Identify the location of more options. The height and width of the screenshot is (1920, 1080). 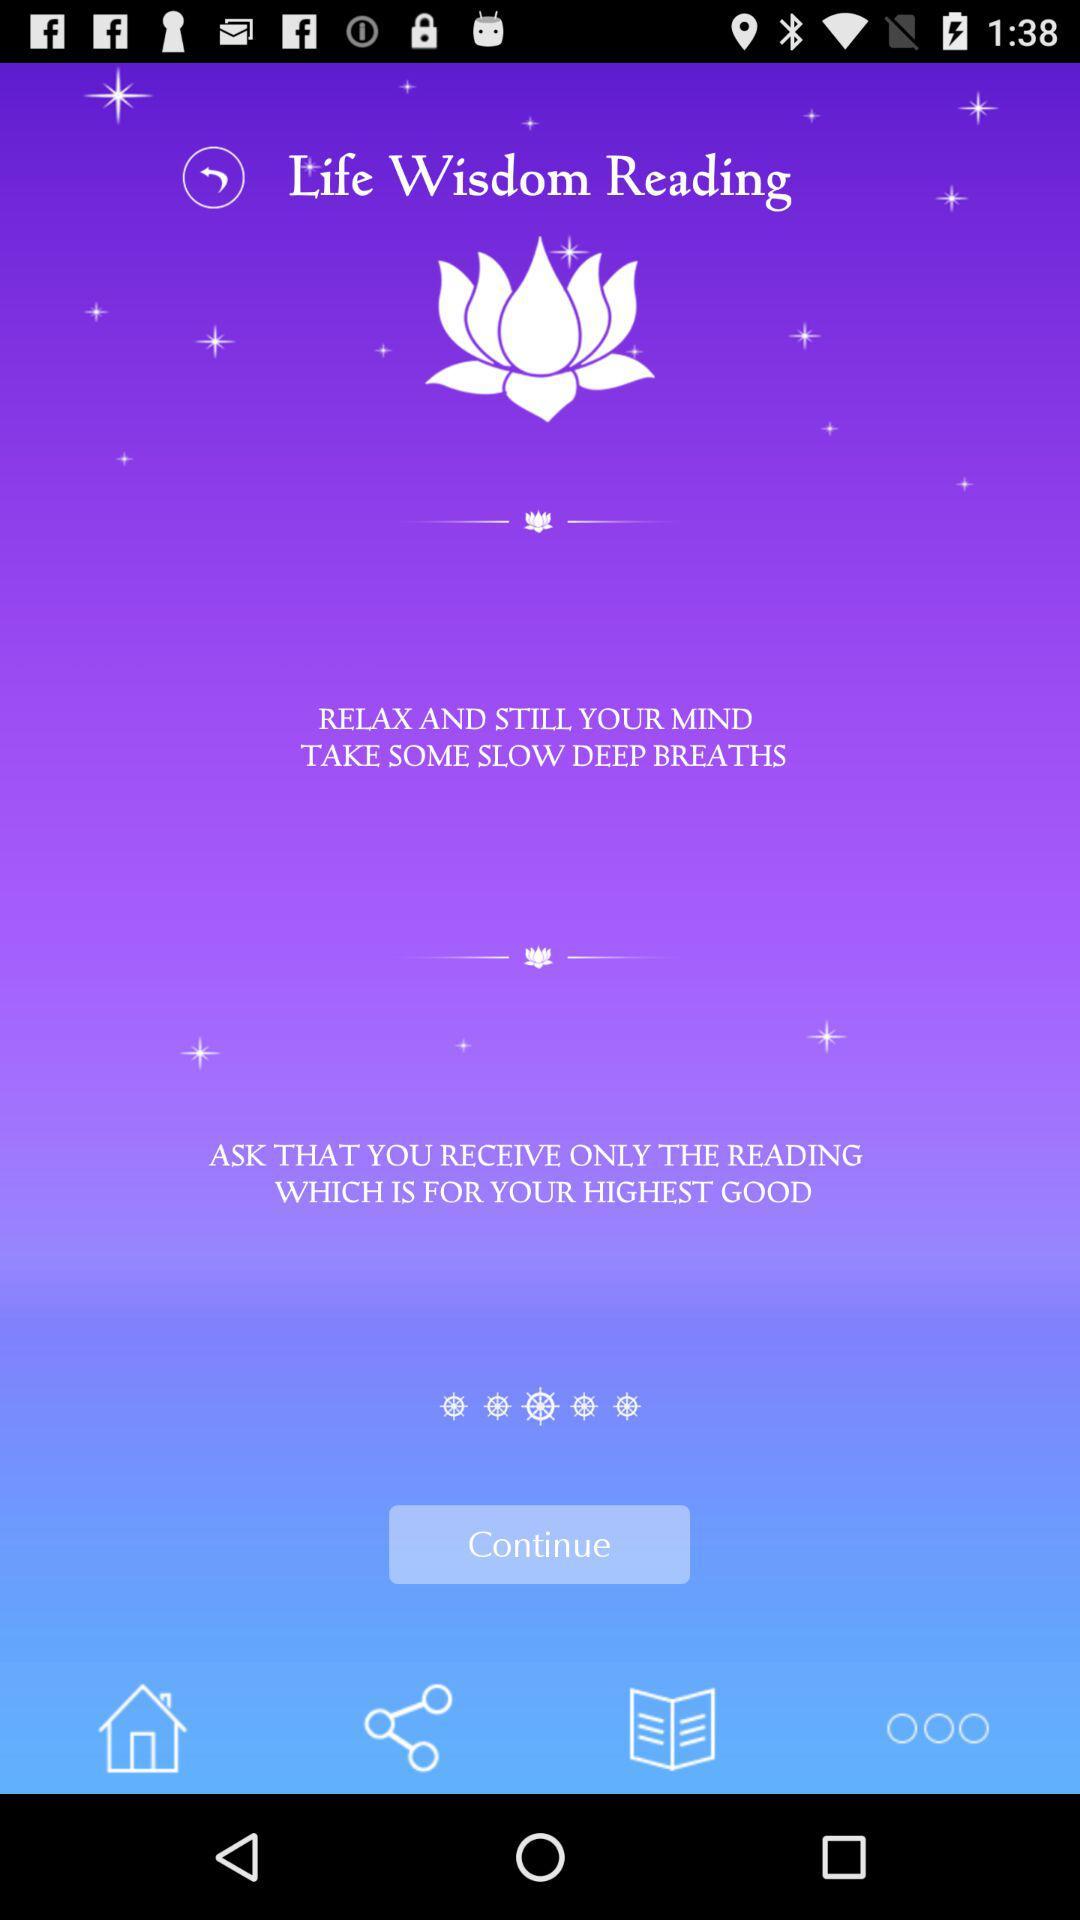
(937, 1727).